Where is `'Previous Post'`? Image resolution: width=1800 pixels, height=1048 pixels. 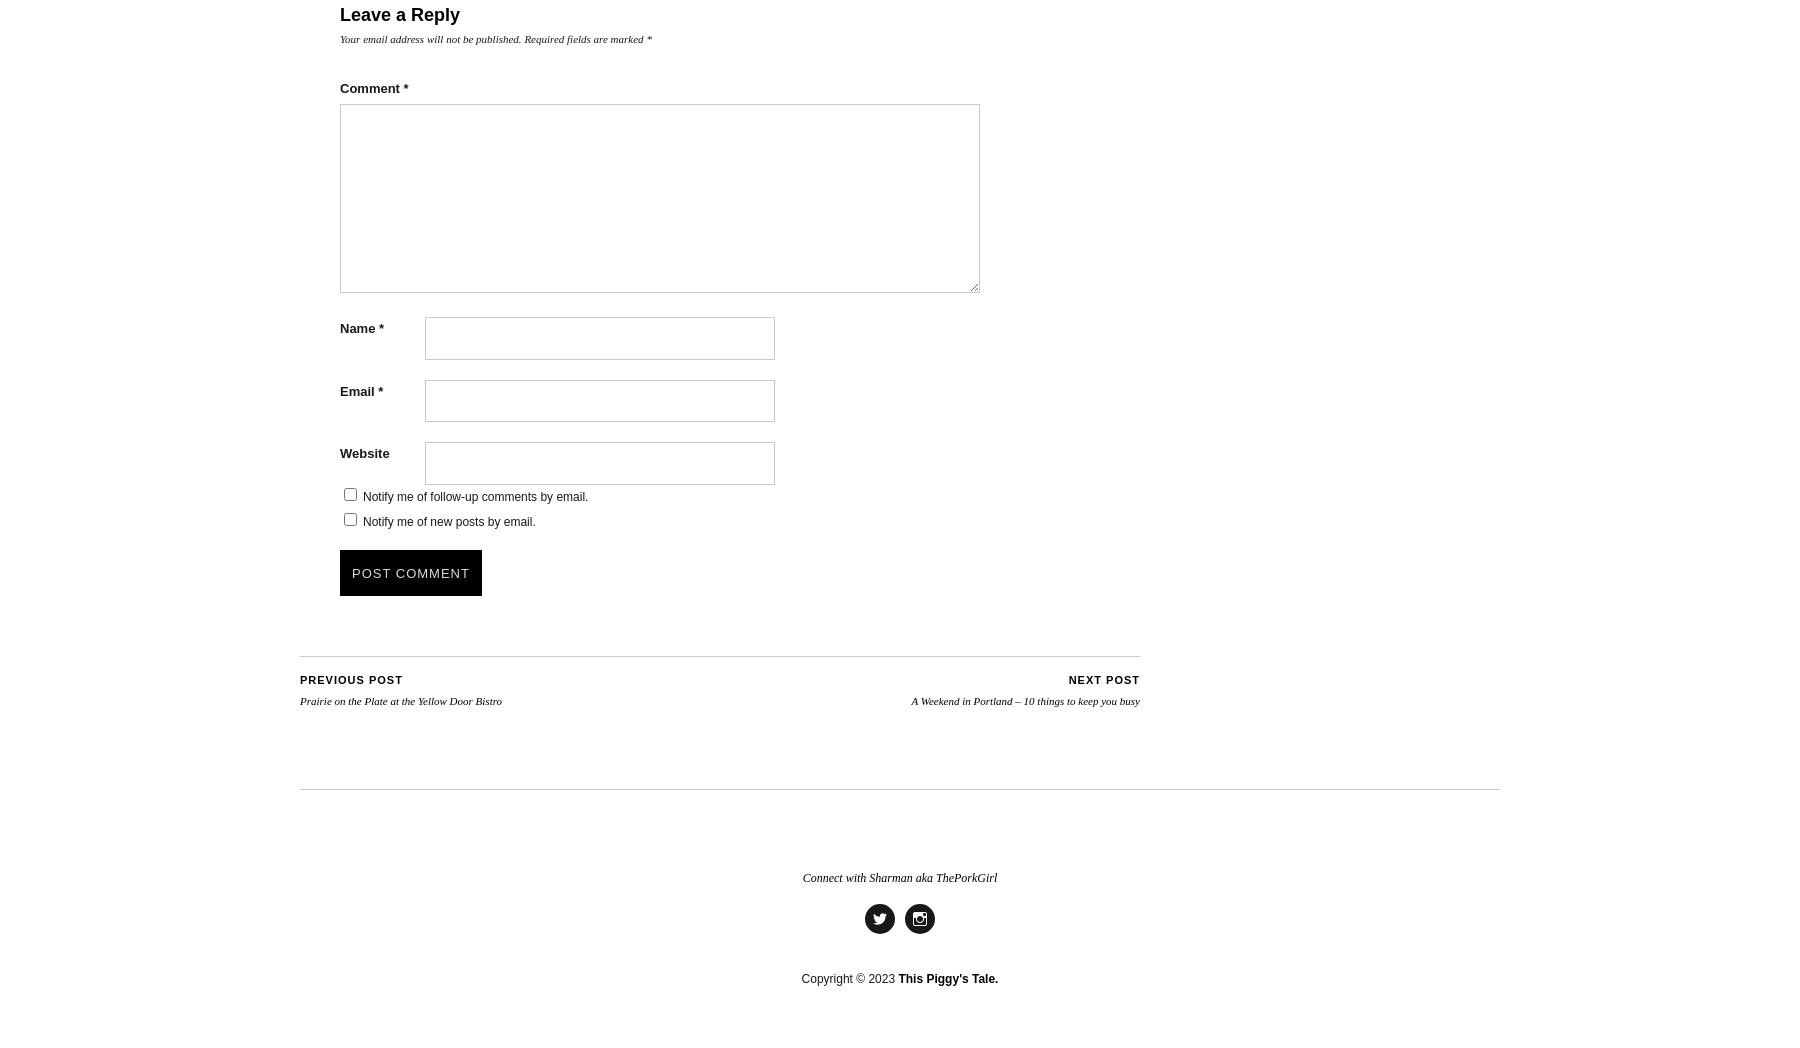 'Previous Post' is located at coordinates (351, 680).